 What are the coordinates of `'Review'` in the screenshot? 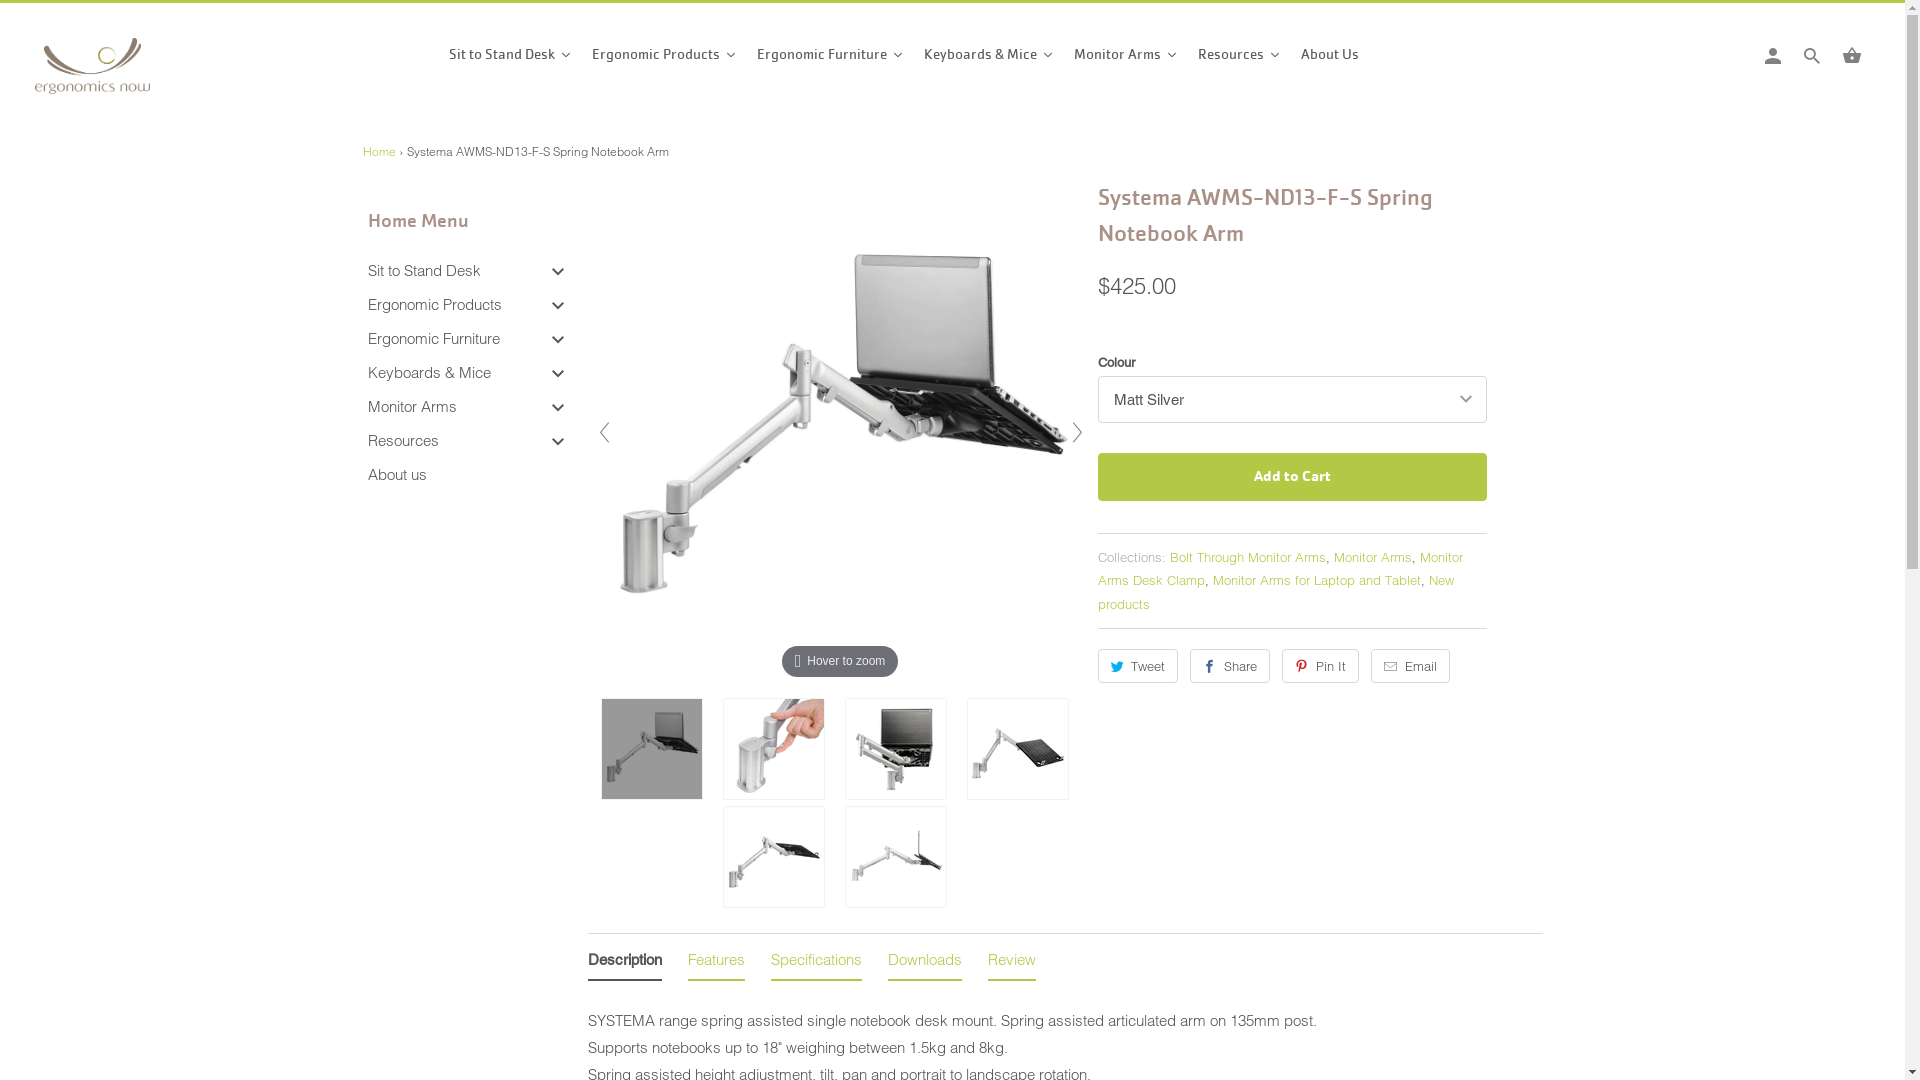 It's located at (1012, 962).